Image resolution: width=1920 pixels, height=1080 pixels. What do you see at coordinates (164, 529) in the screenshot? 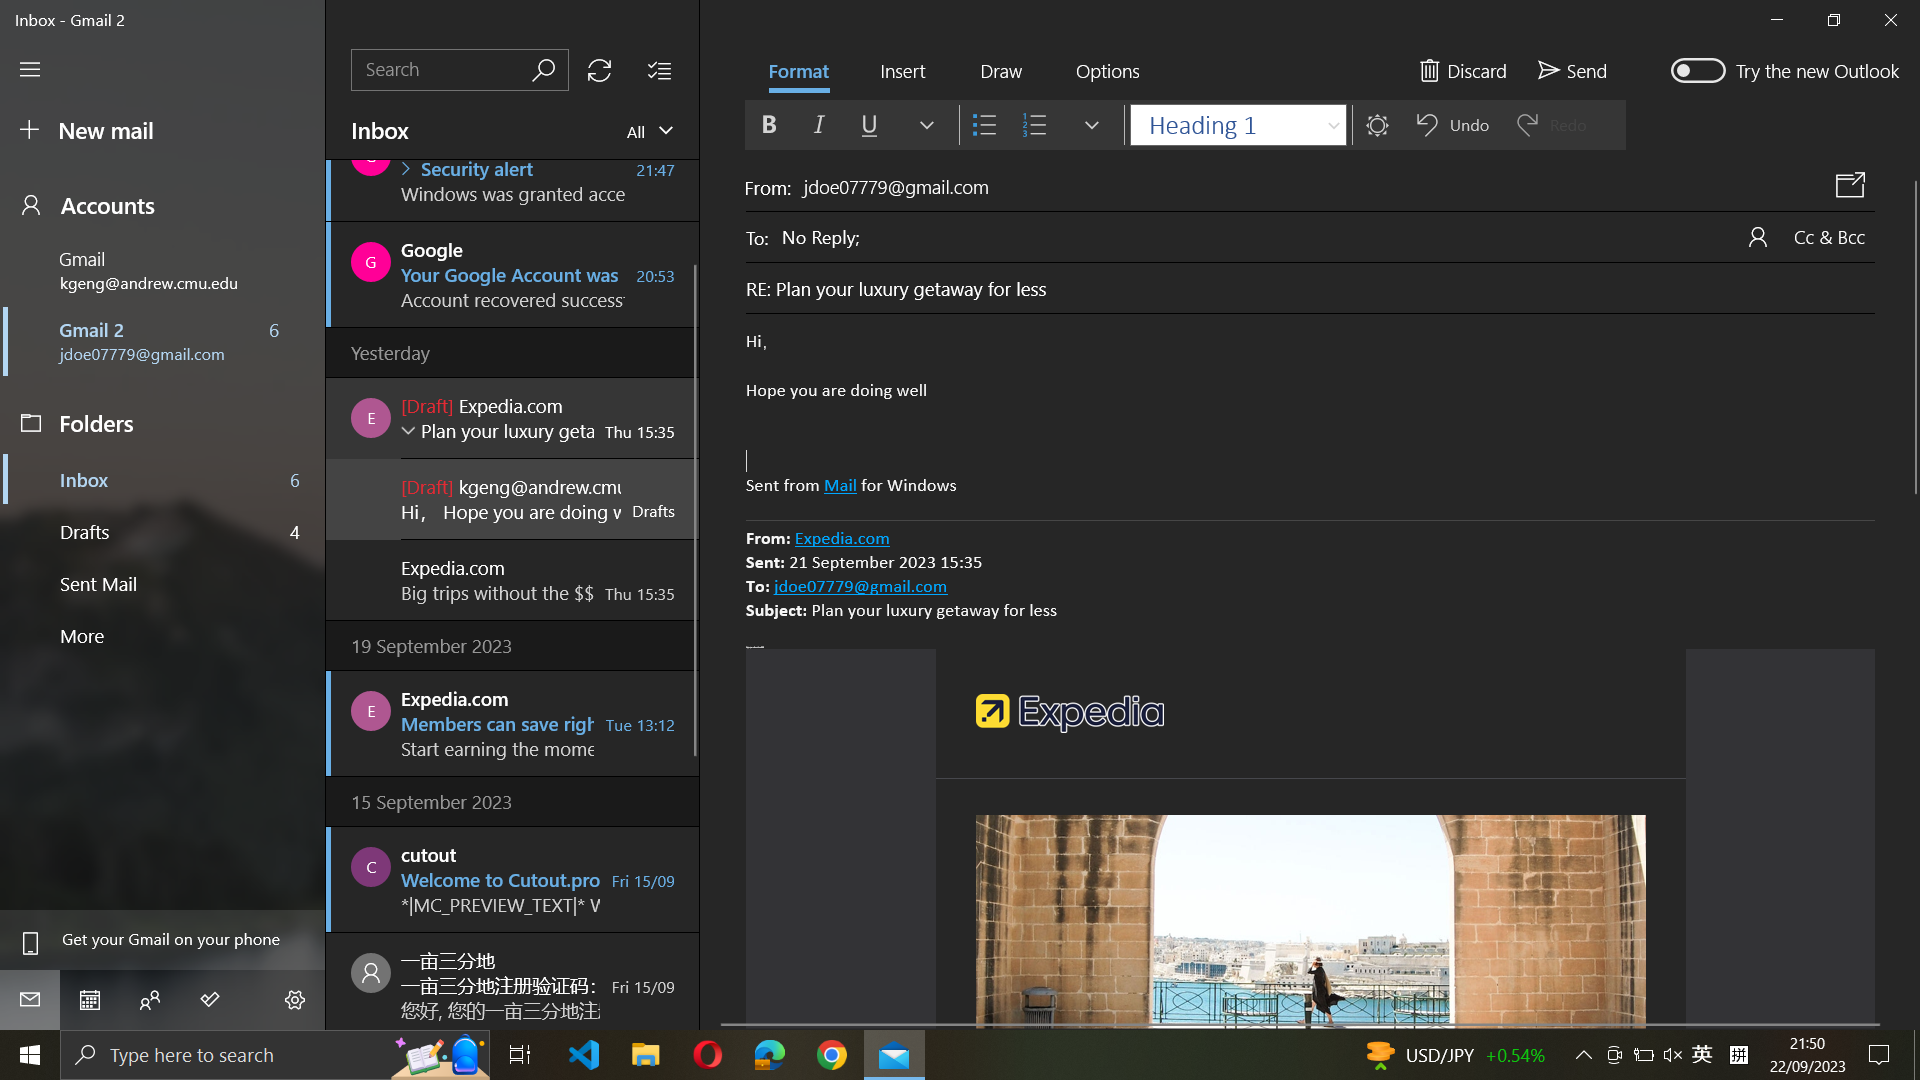
I see `the "Drafts" folder` at bounding box center [164, 529].